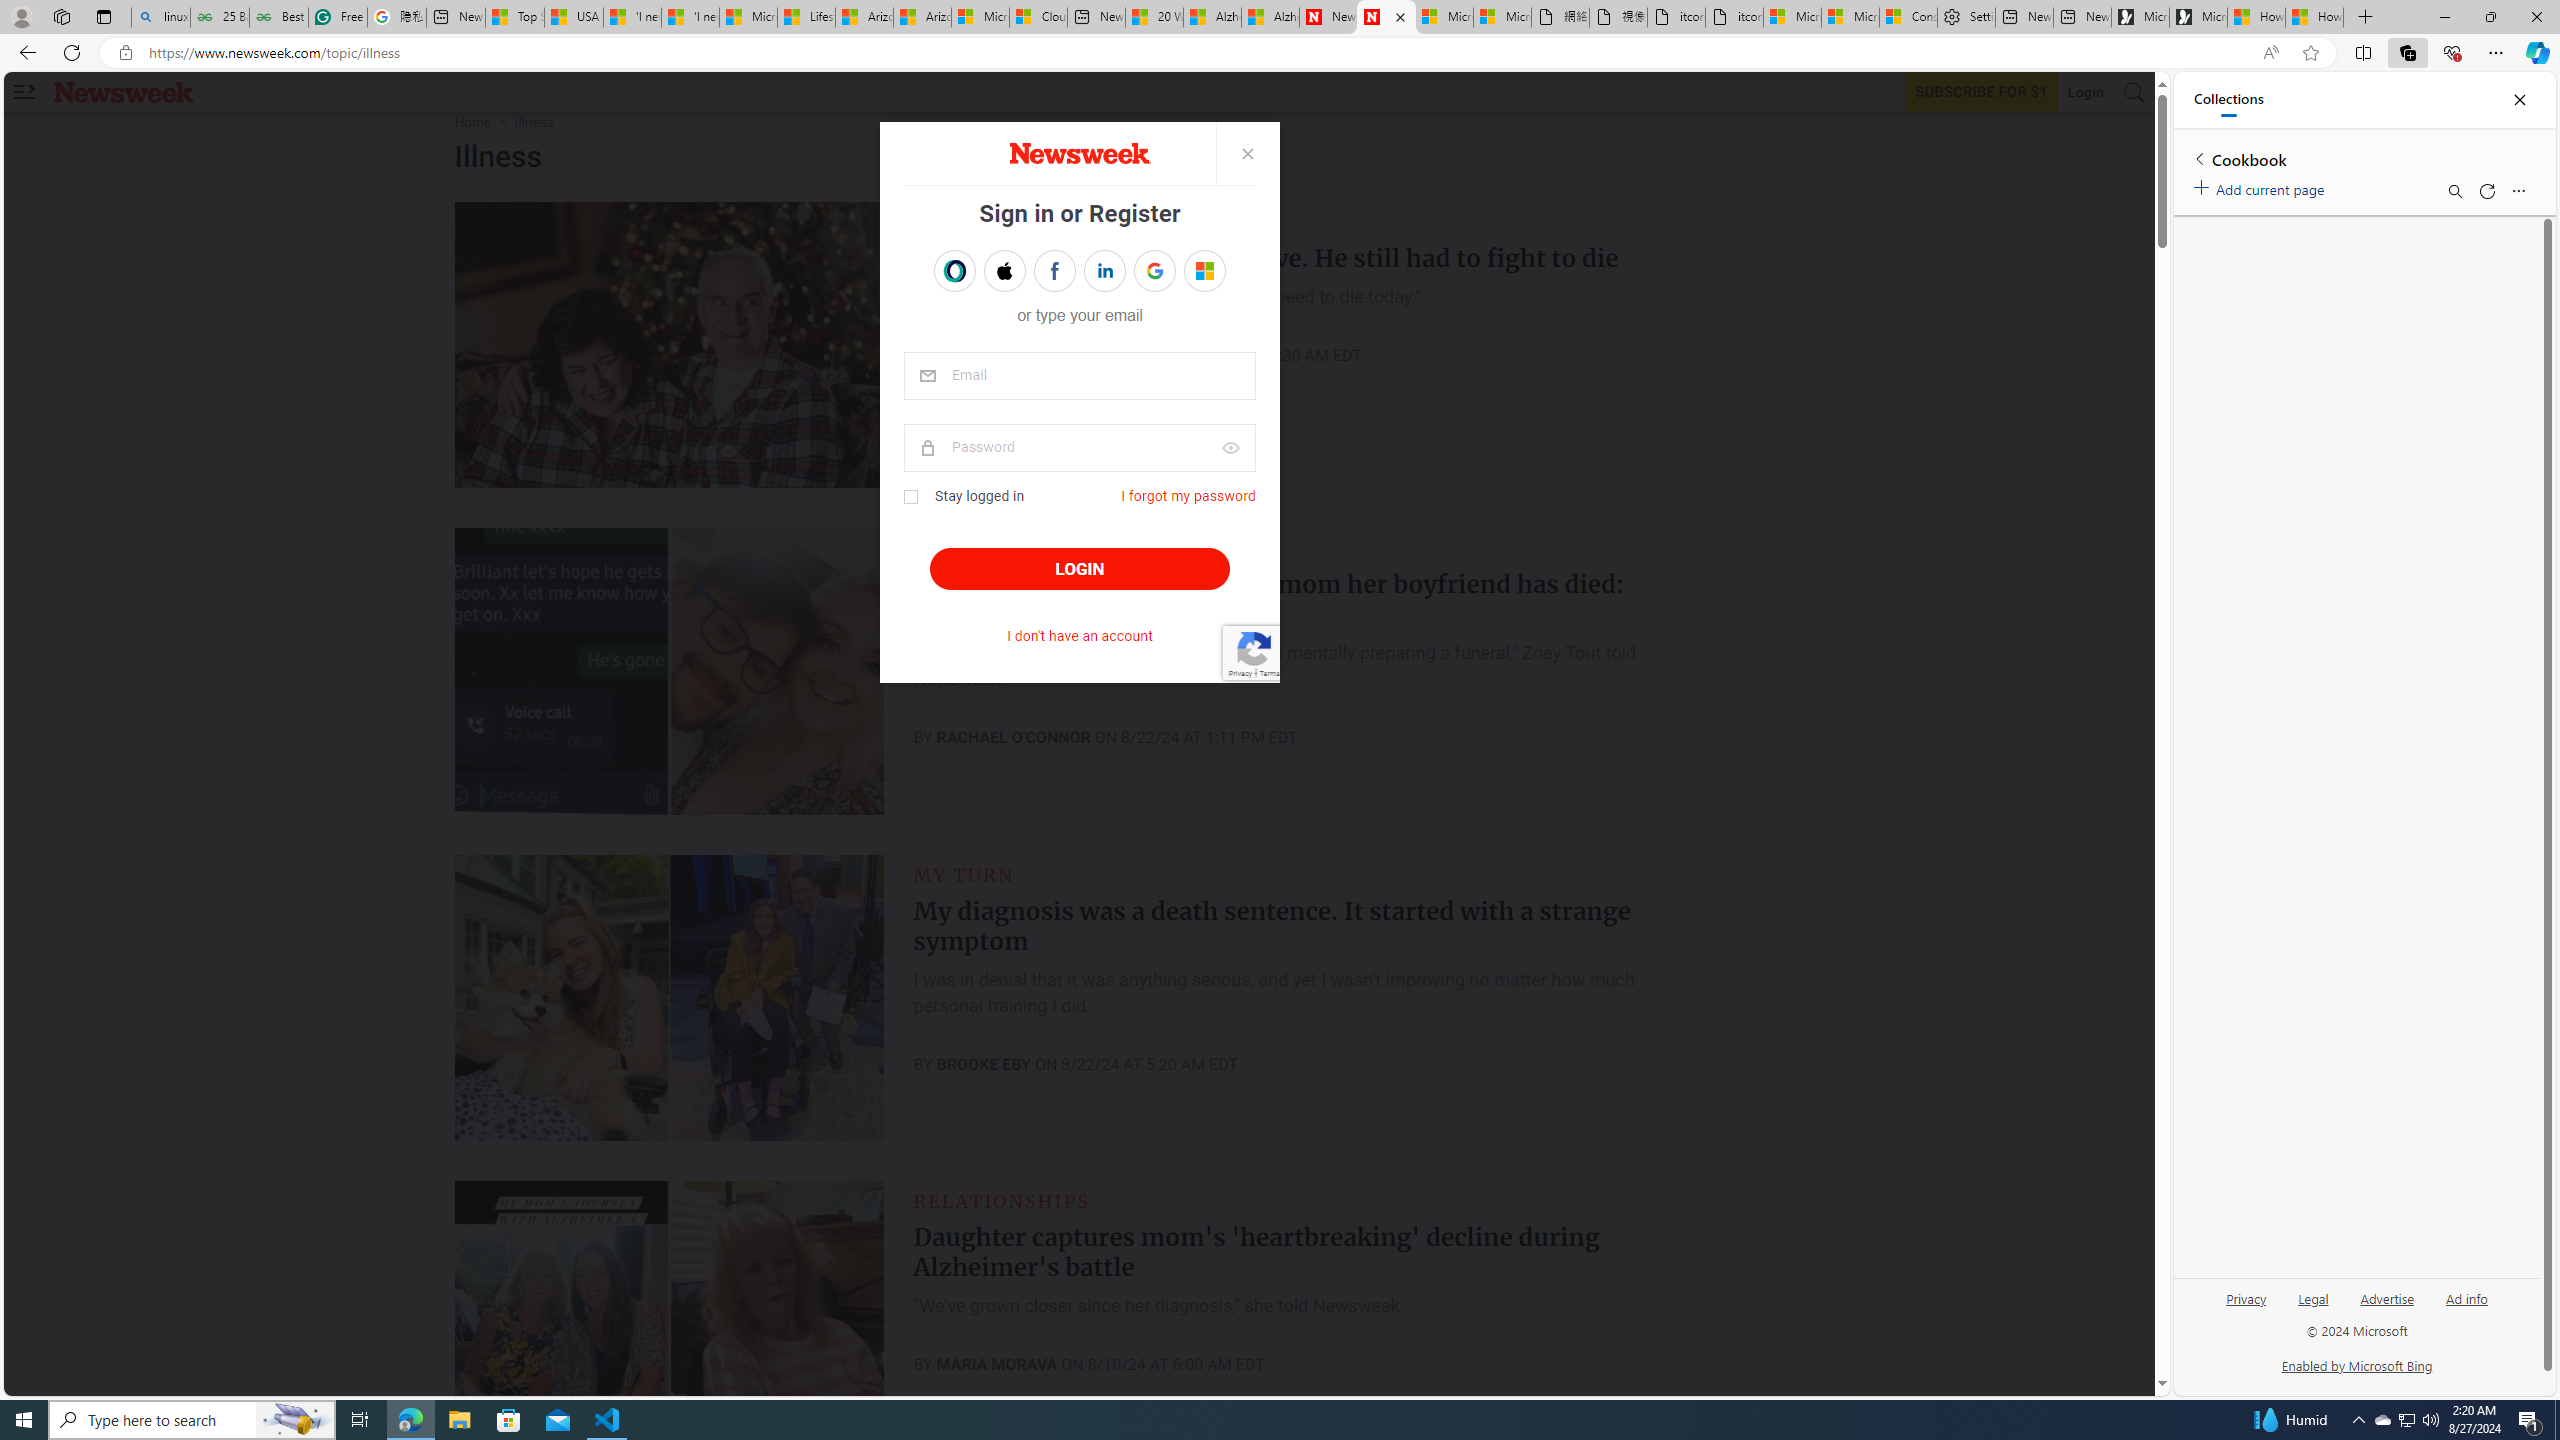 This screenshot has height=1440, width=2560. I want to click on 'password', so click(1080, 447).